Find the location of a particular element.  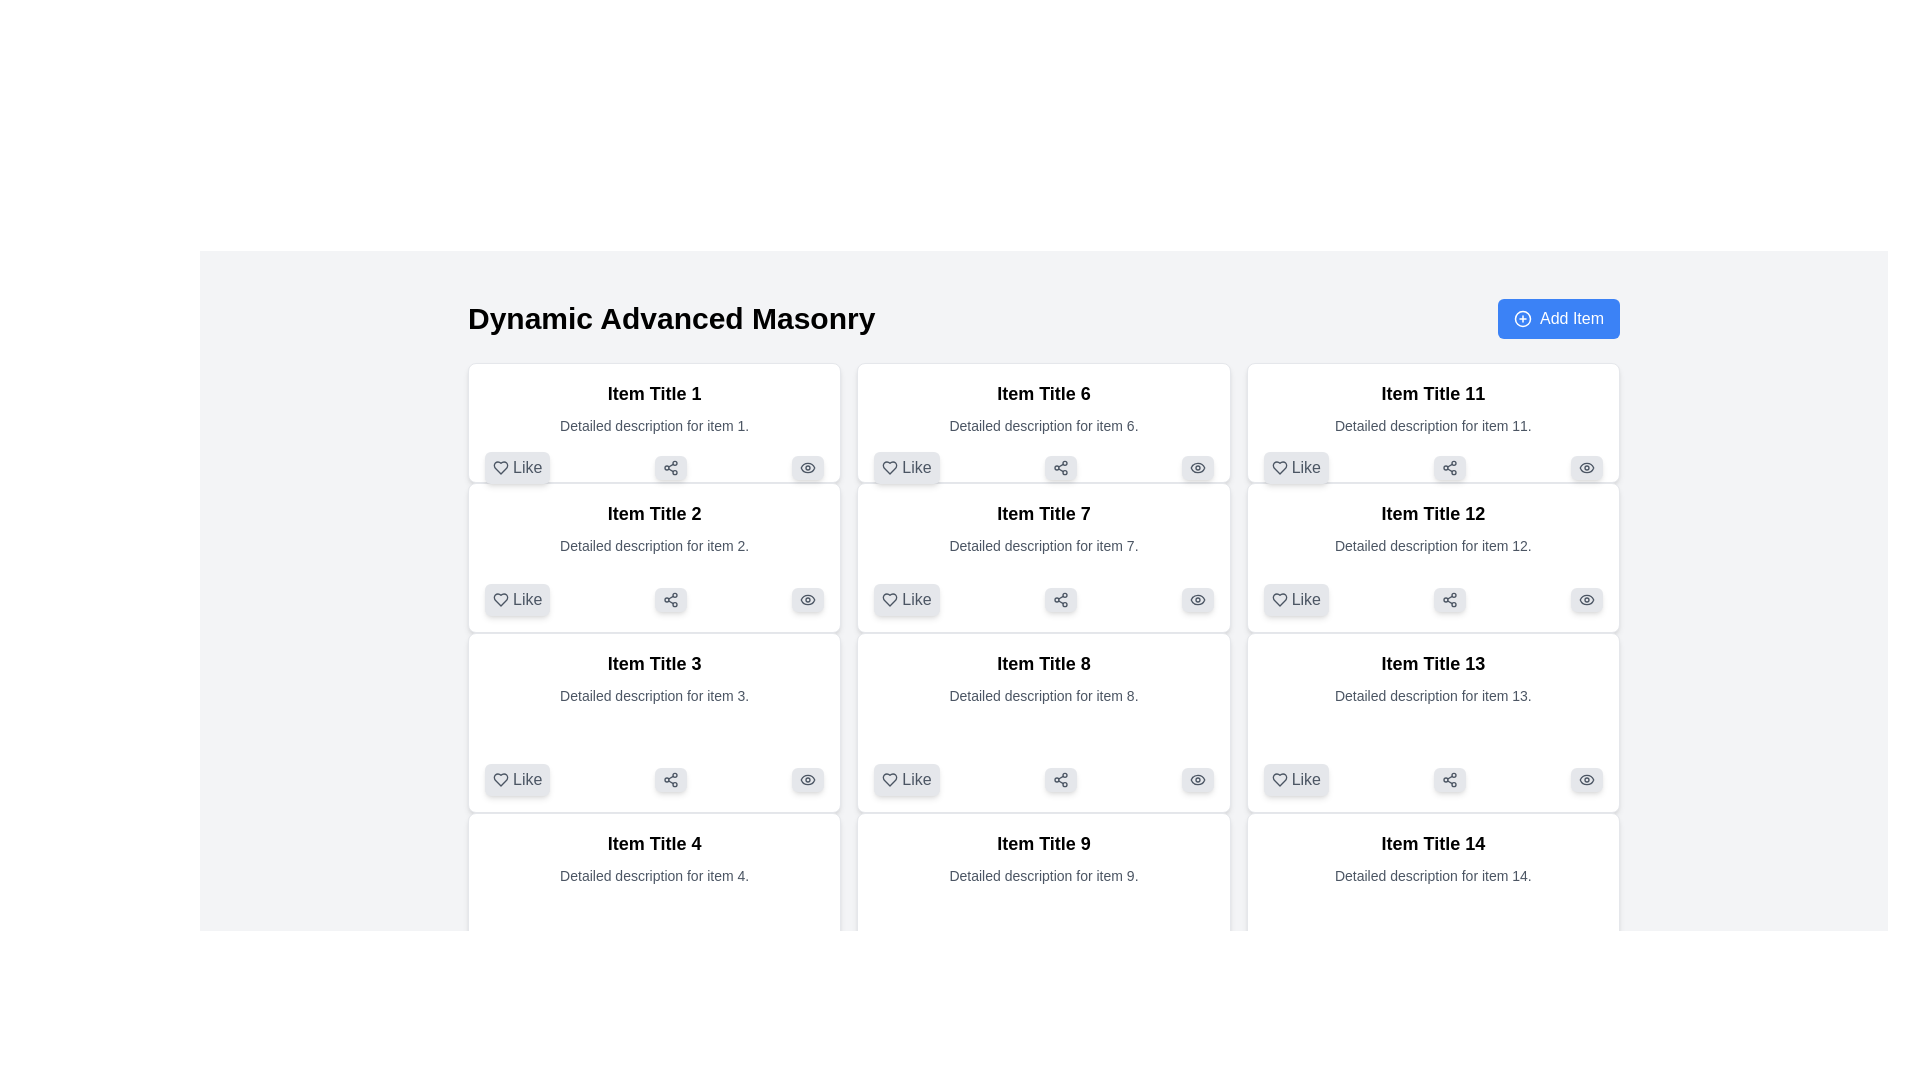

the small interactive button styled in a light gray rounded rectangle with a network icon is located at coordinates (1449, 467).